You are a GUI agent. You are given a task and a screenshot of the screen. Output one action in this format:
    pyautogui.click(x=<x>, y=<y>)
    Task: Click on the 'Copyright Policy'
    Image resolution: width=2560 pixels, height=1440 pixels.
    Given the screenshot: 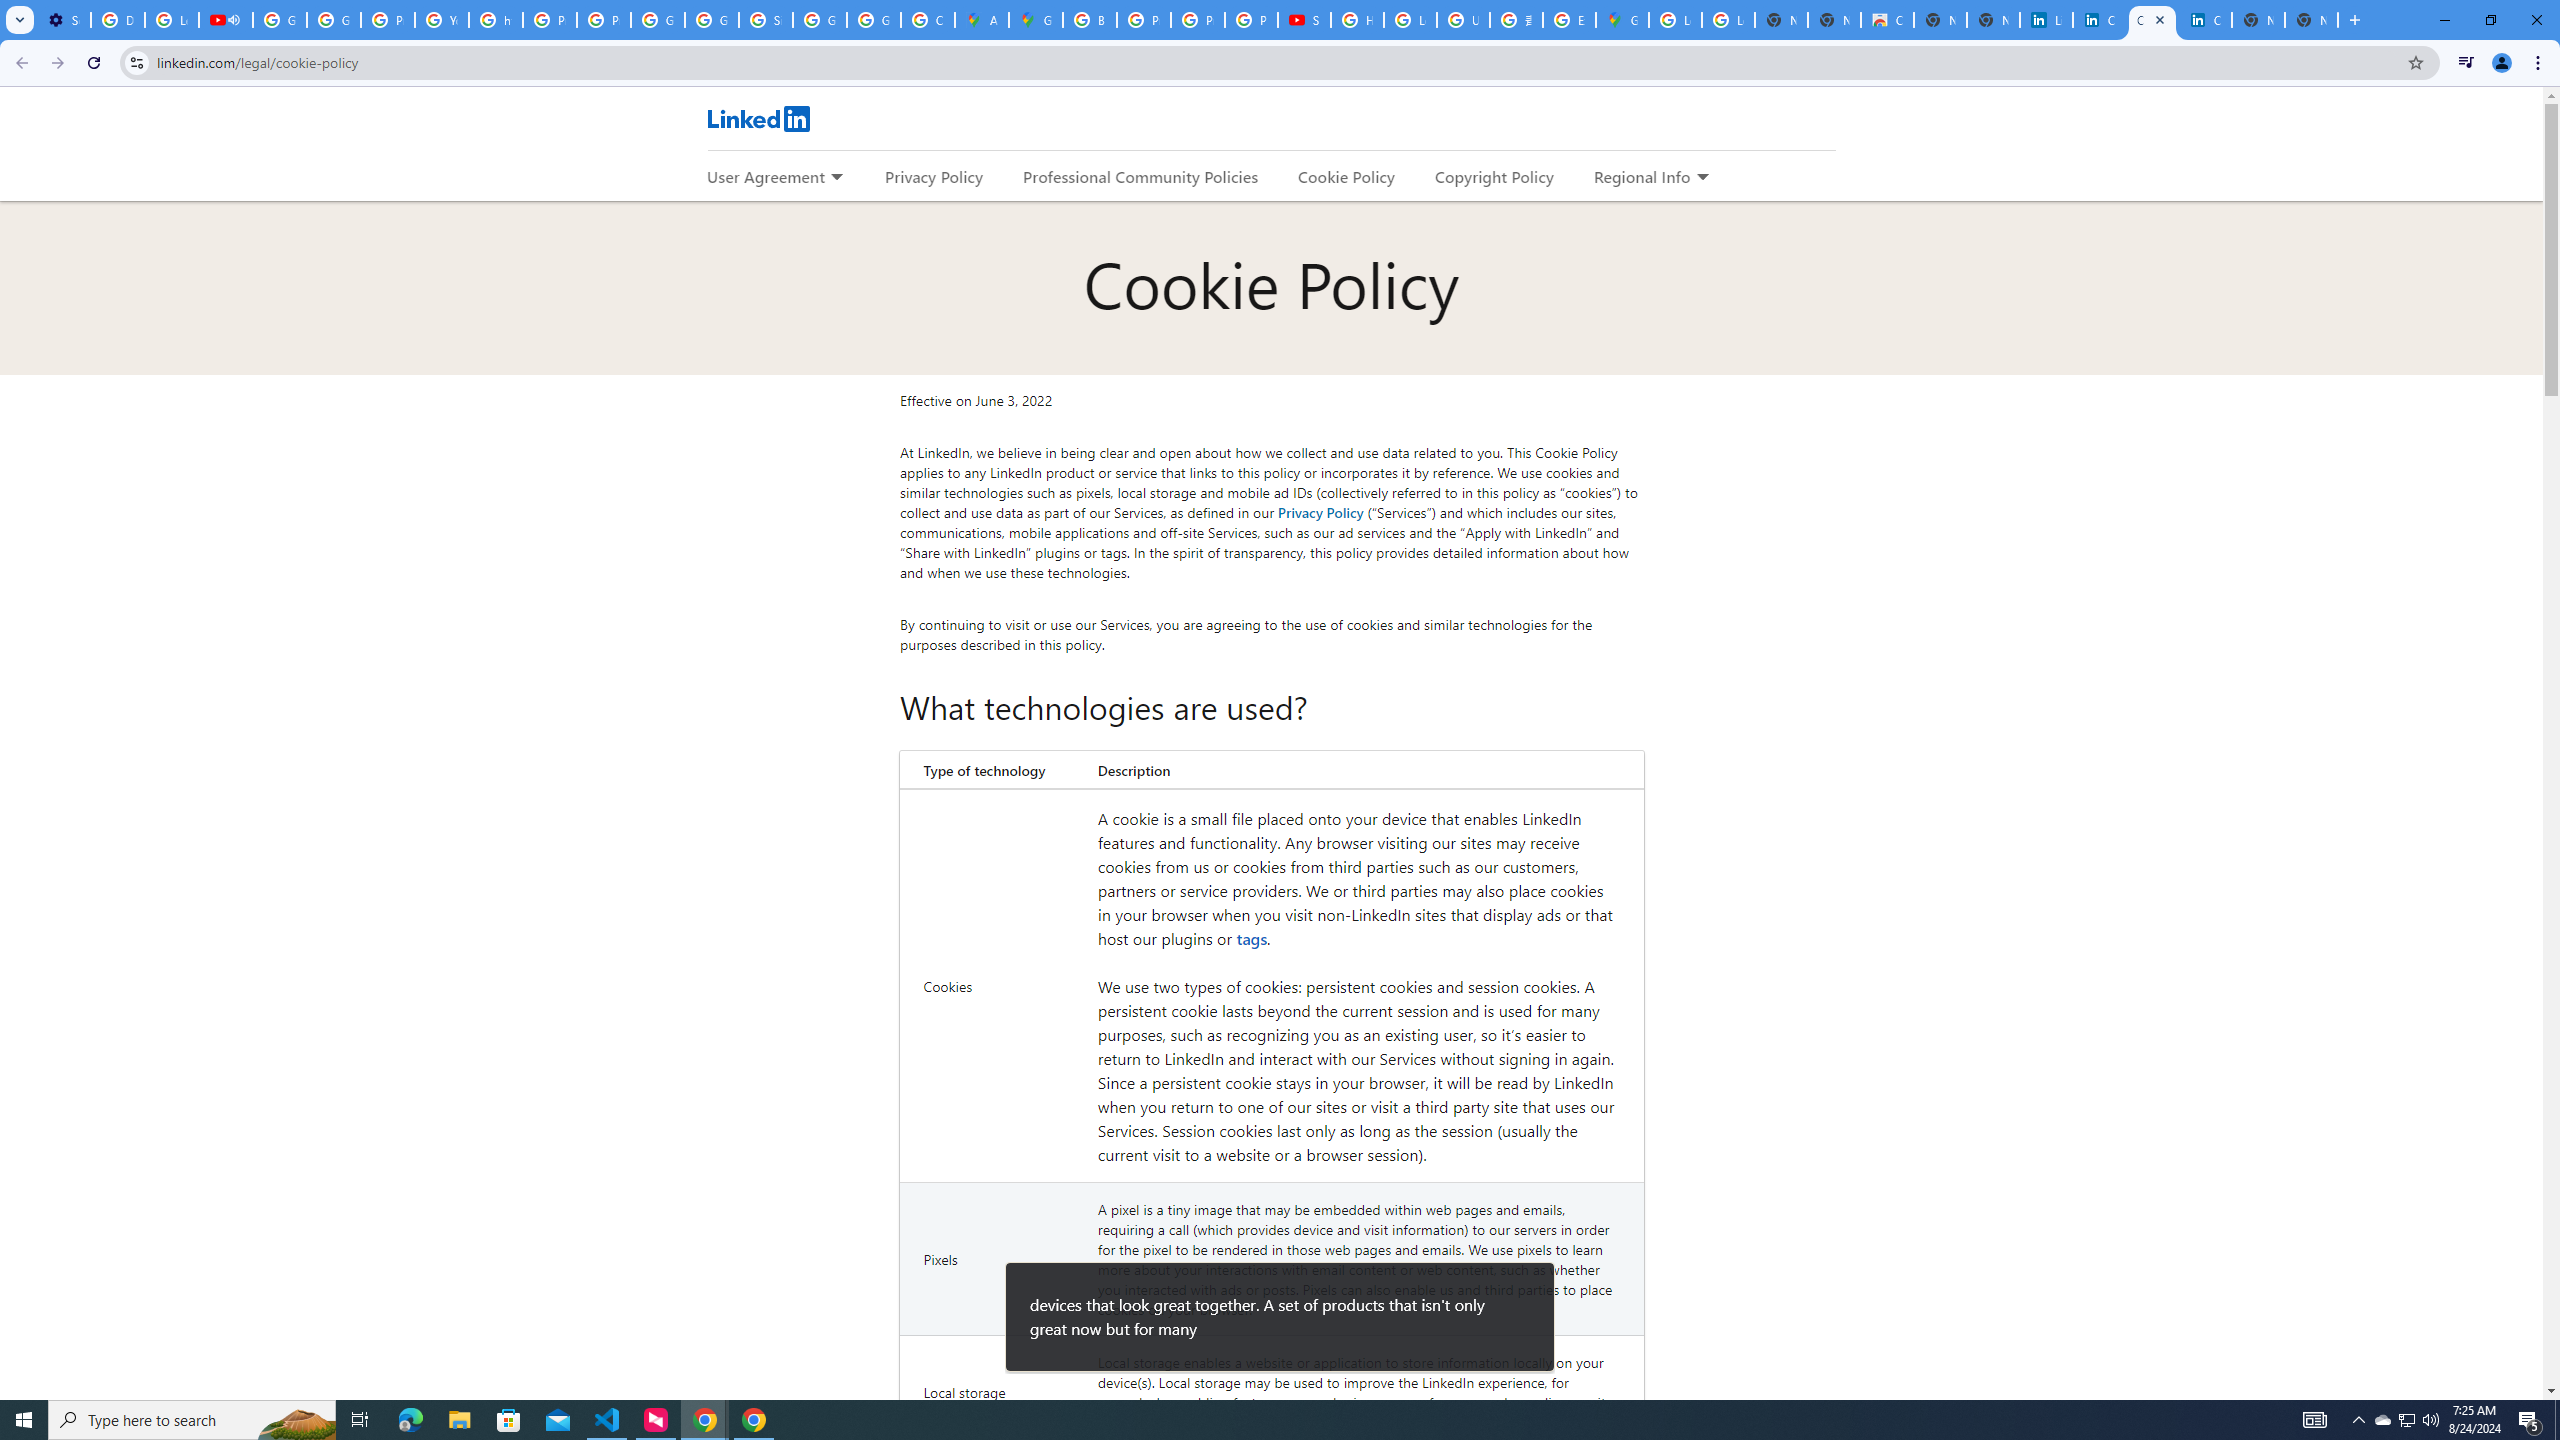 What is the action you would take?
    pyautogui.click(x=1492, y=176)
    